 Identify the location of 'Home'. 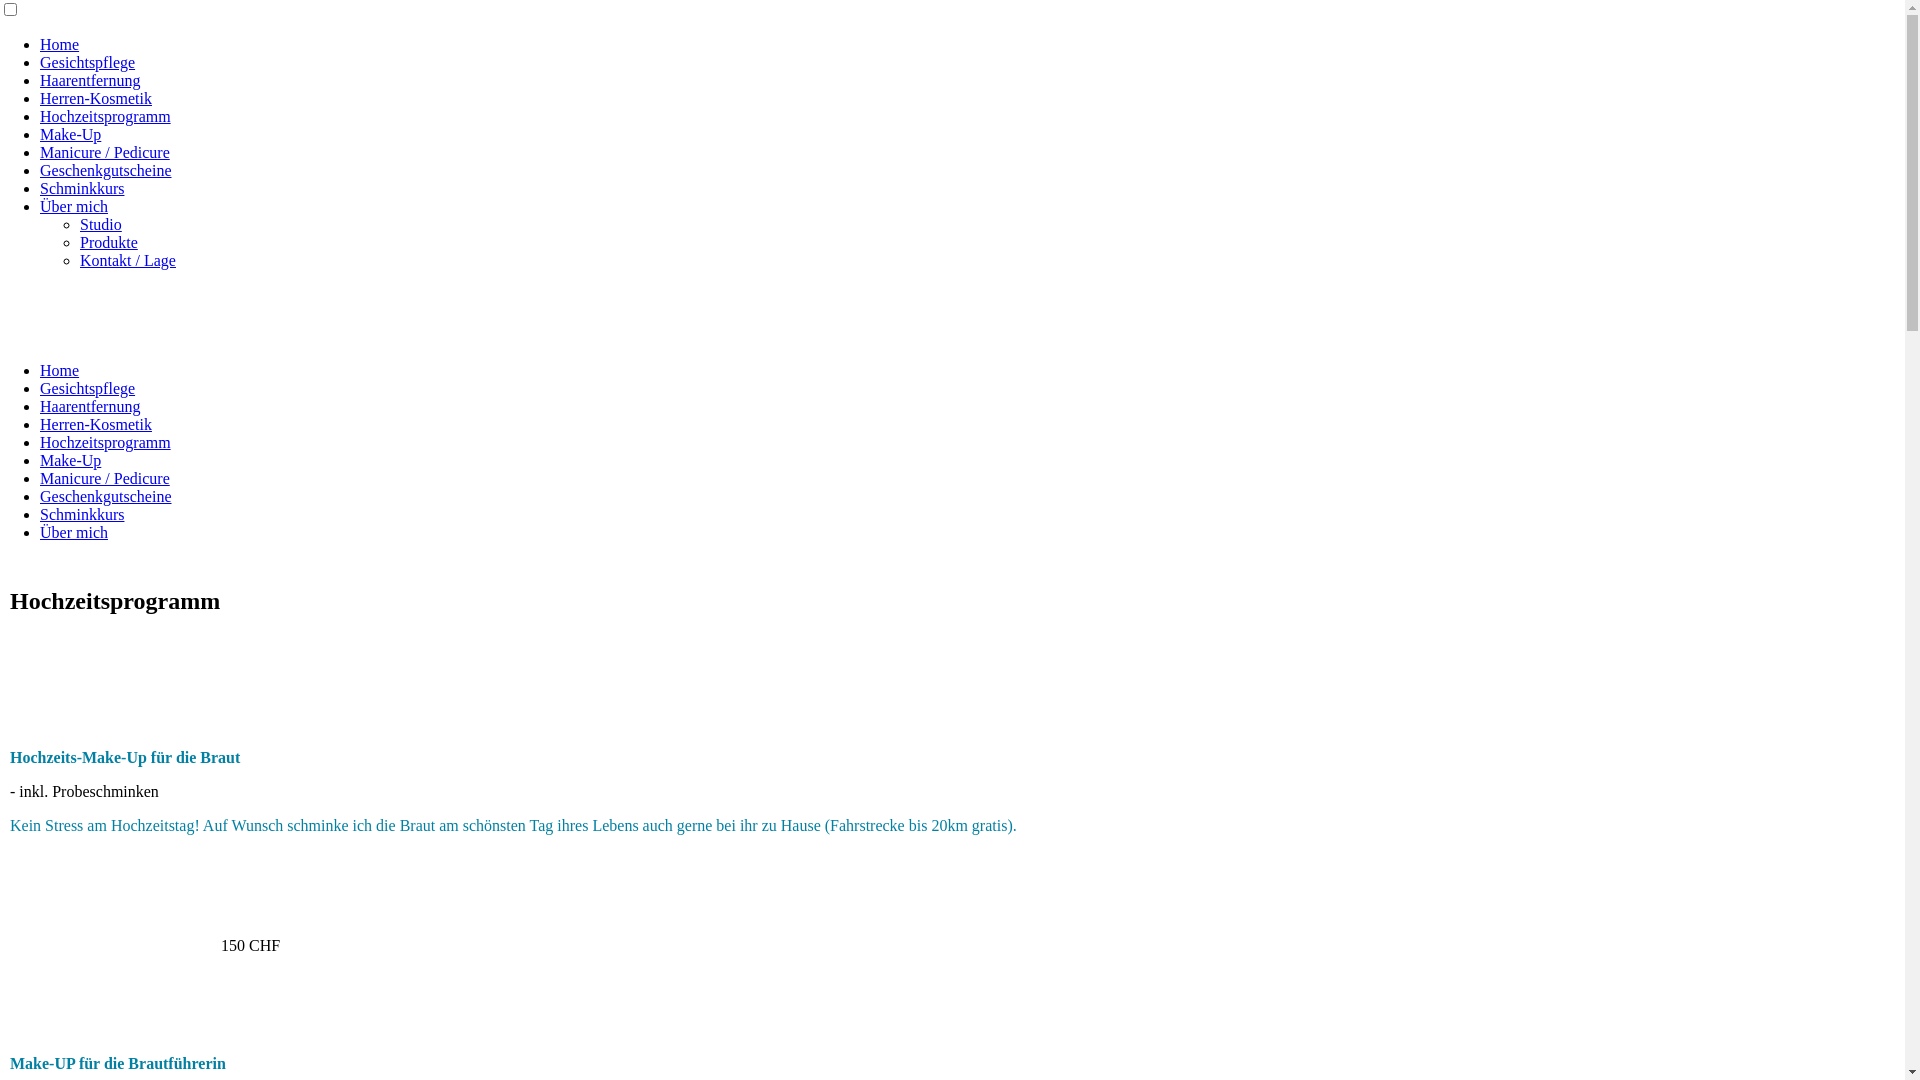
(59, 44).